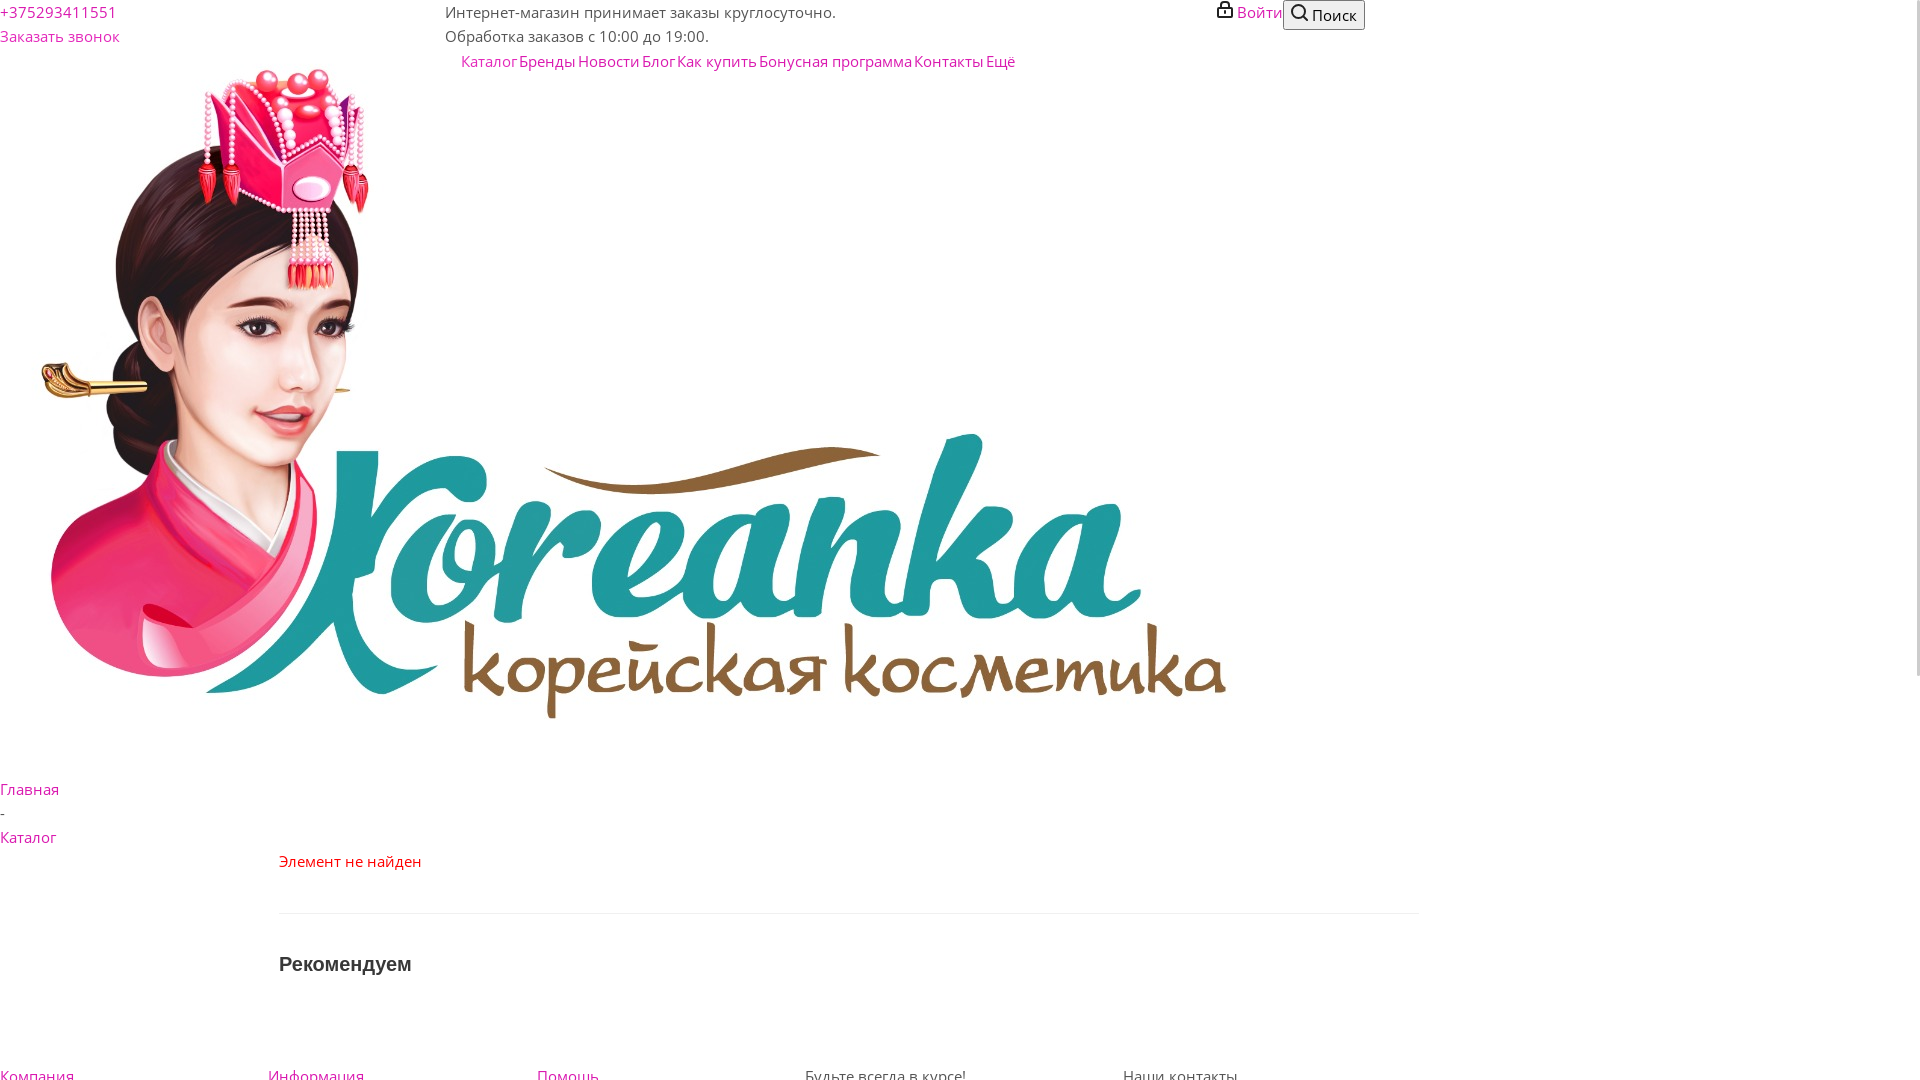  Describe the element at coordinates (0, 11) in the screenshot. I see `'+375293411551'` at that location.